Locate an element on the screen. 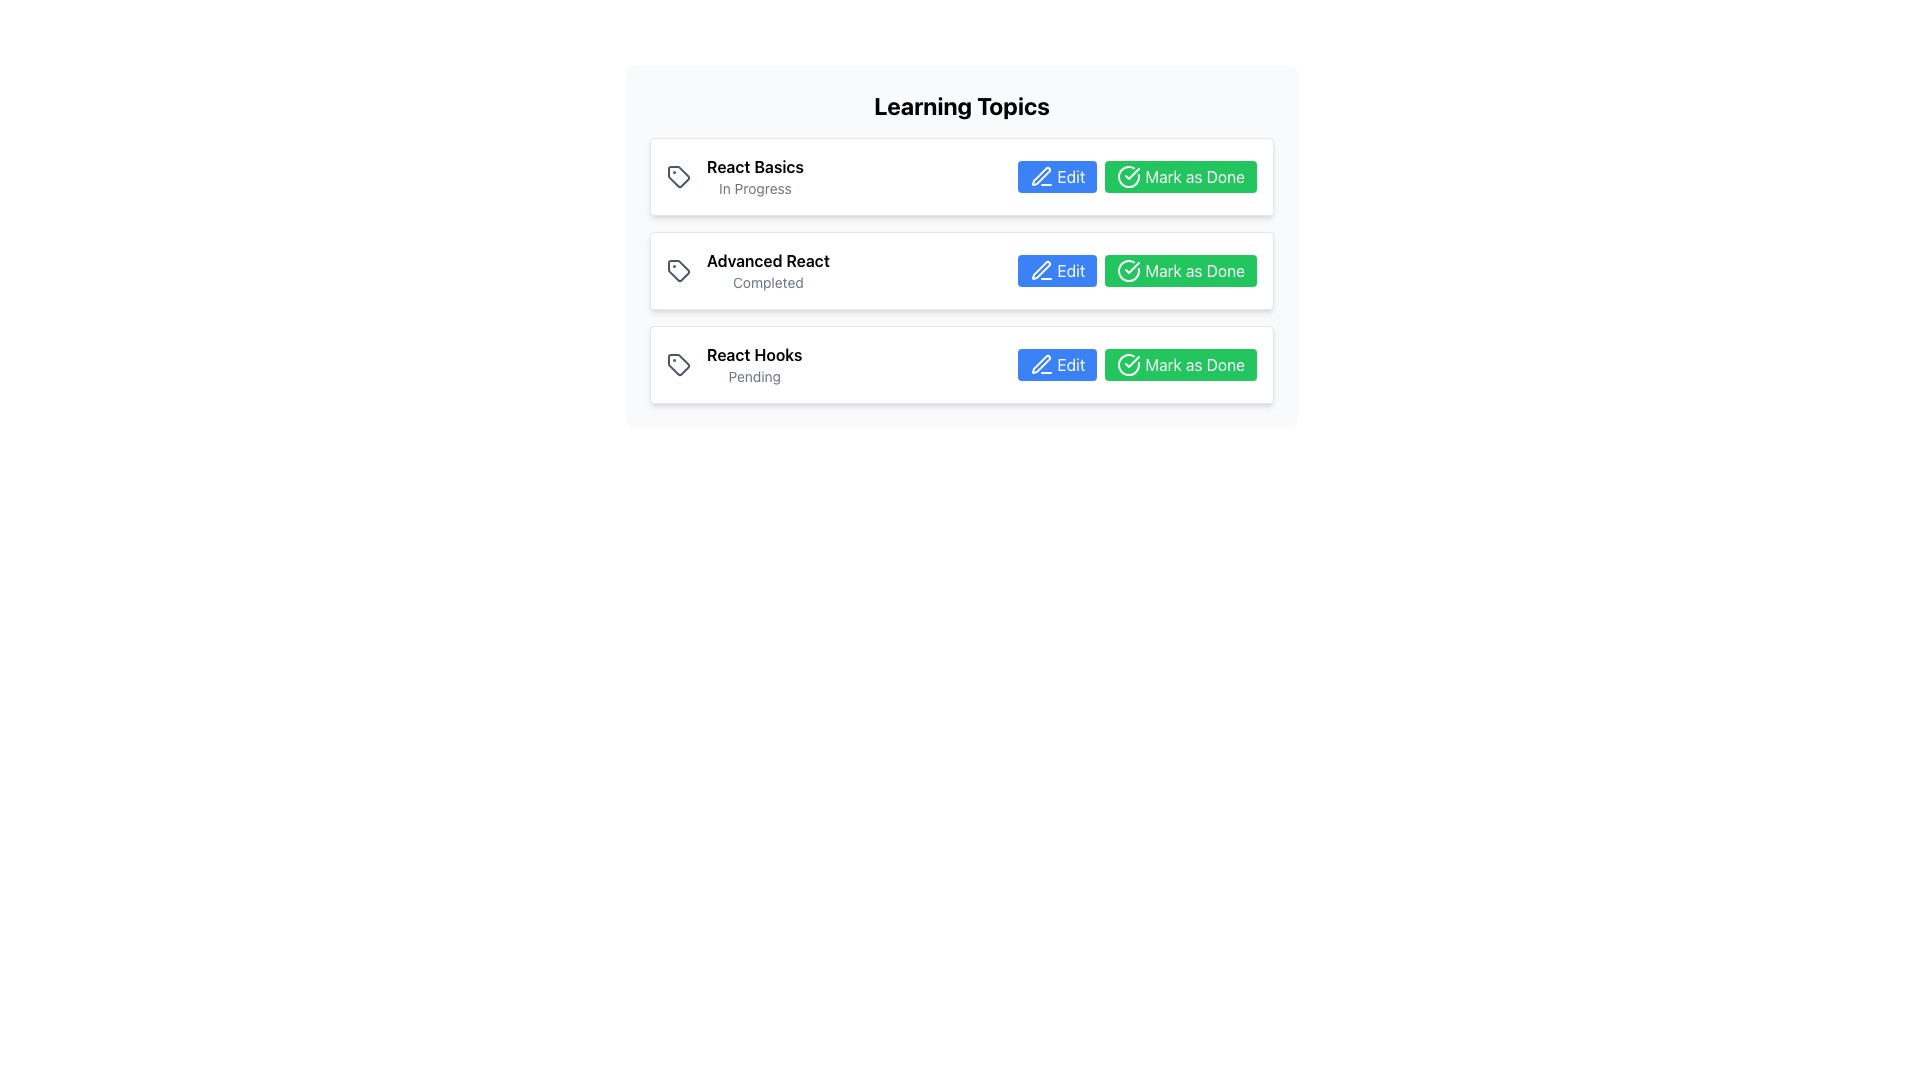 Image resolution: width=1920 pixels, height=1080 pixels. the completion icon located to the left of the 'Mark as Done' button in the third row of the displayed list is located at coordinates (1129, 365).